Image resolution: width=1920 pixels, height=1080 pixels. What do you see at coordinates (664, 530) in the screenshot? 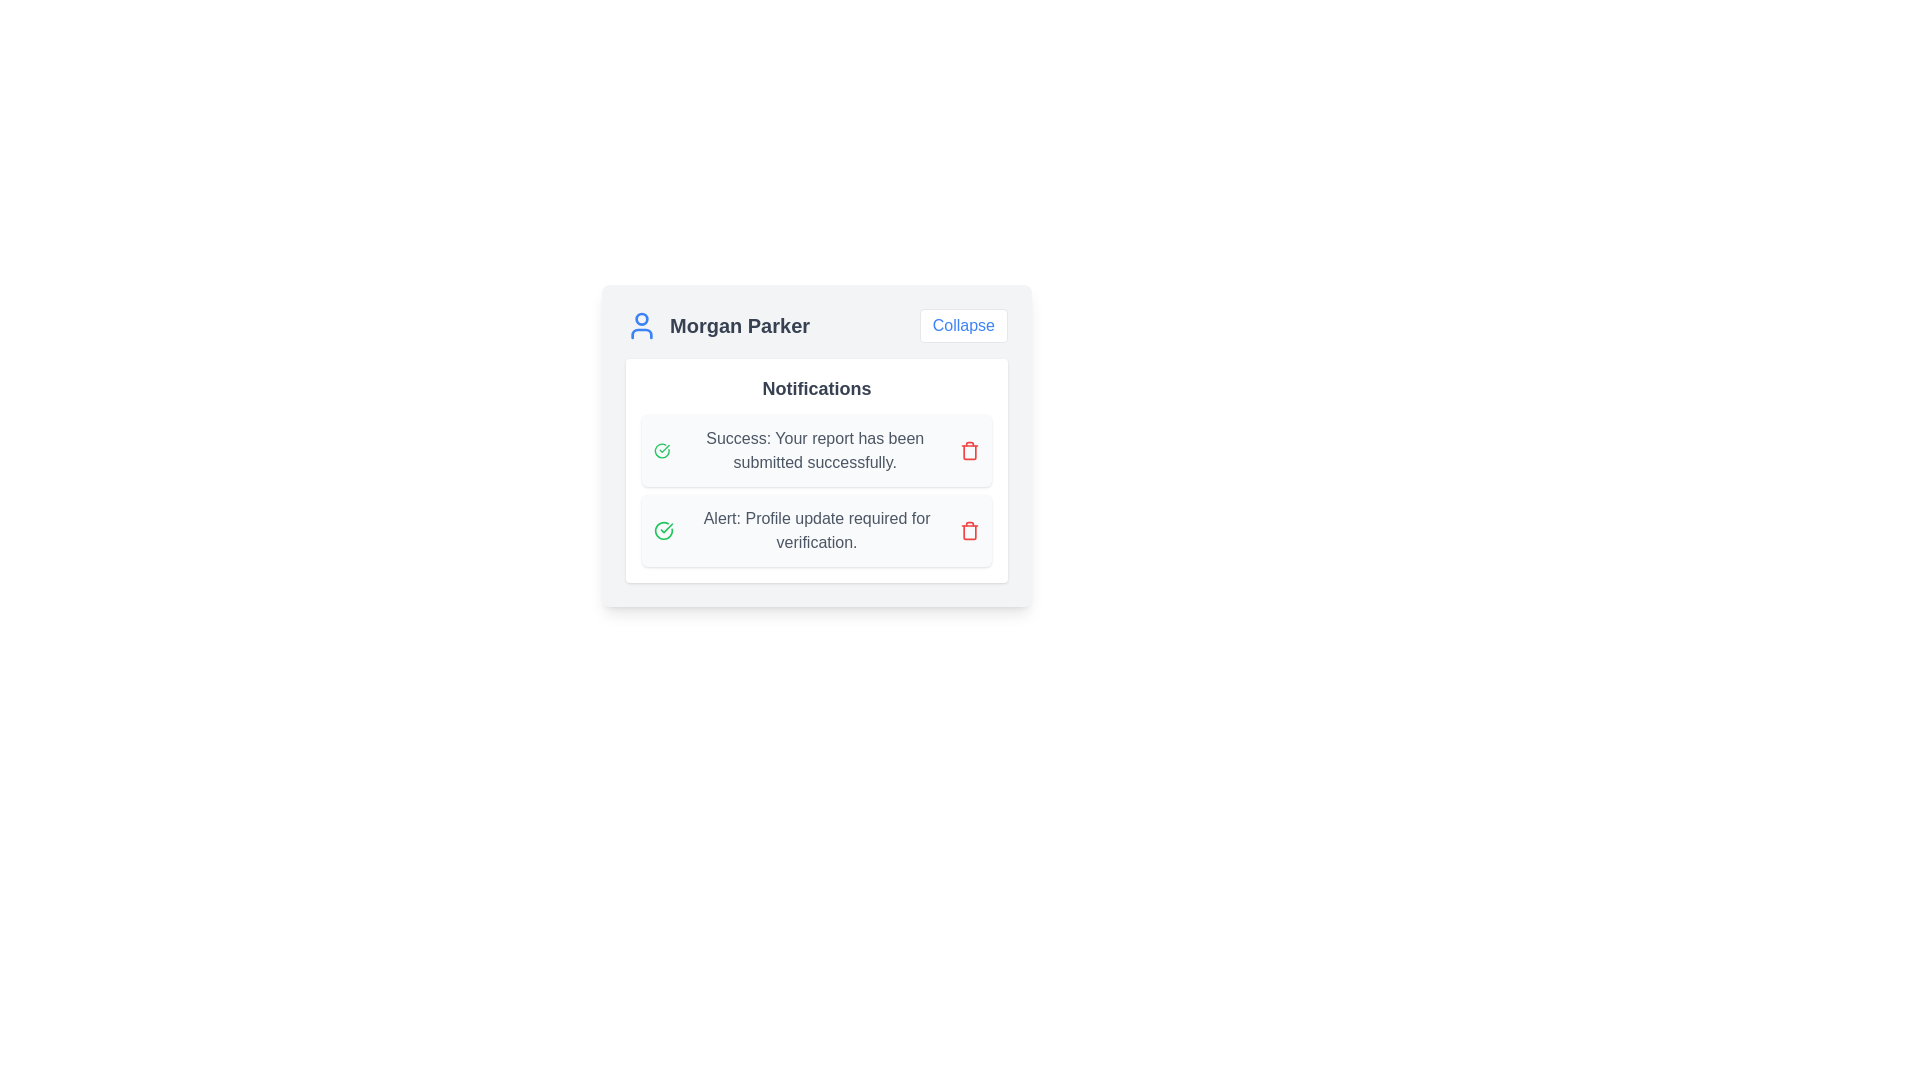
I see `the circular green checkmark icon located to the left of the 'Alert: Profile update required for verification.' notification in the alert box` at bounding box center [664, 530].